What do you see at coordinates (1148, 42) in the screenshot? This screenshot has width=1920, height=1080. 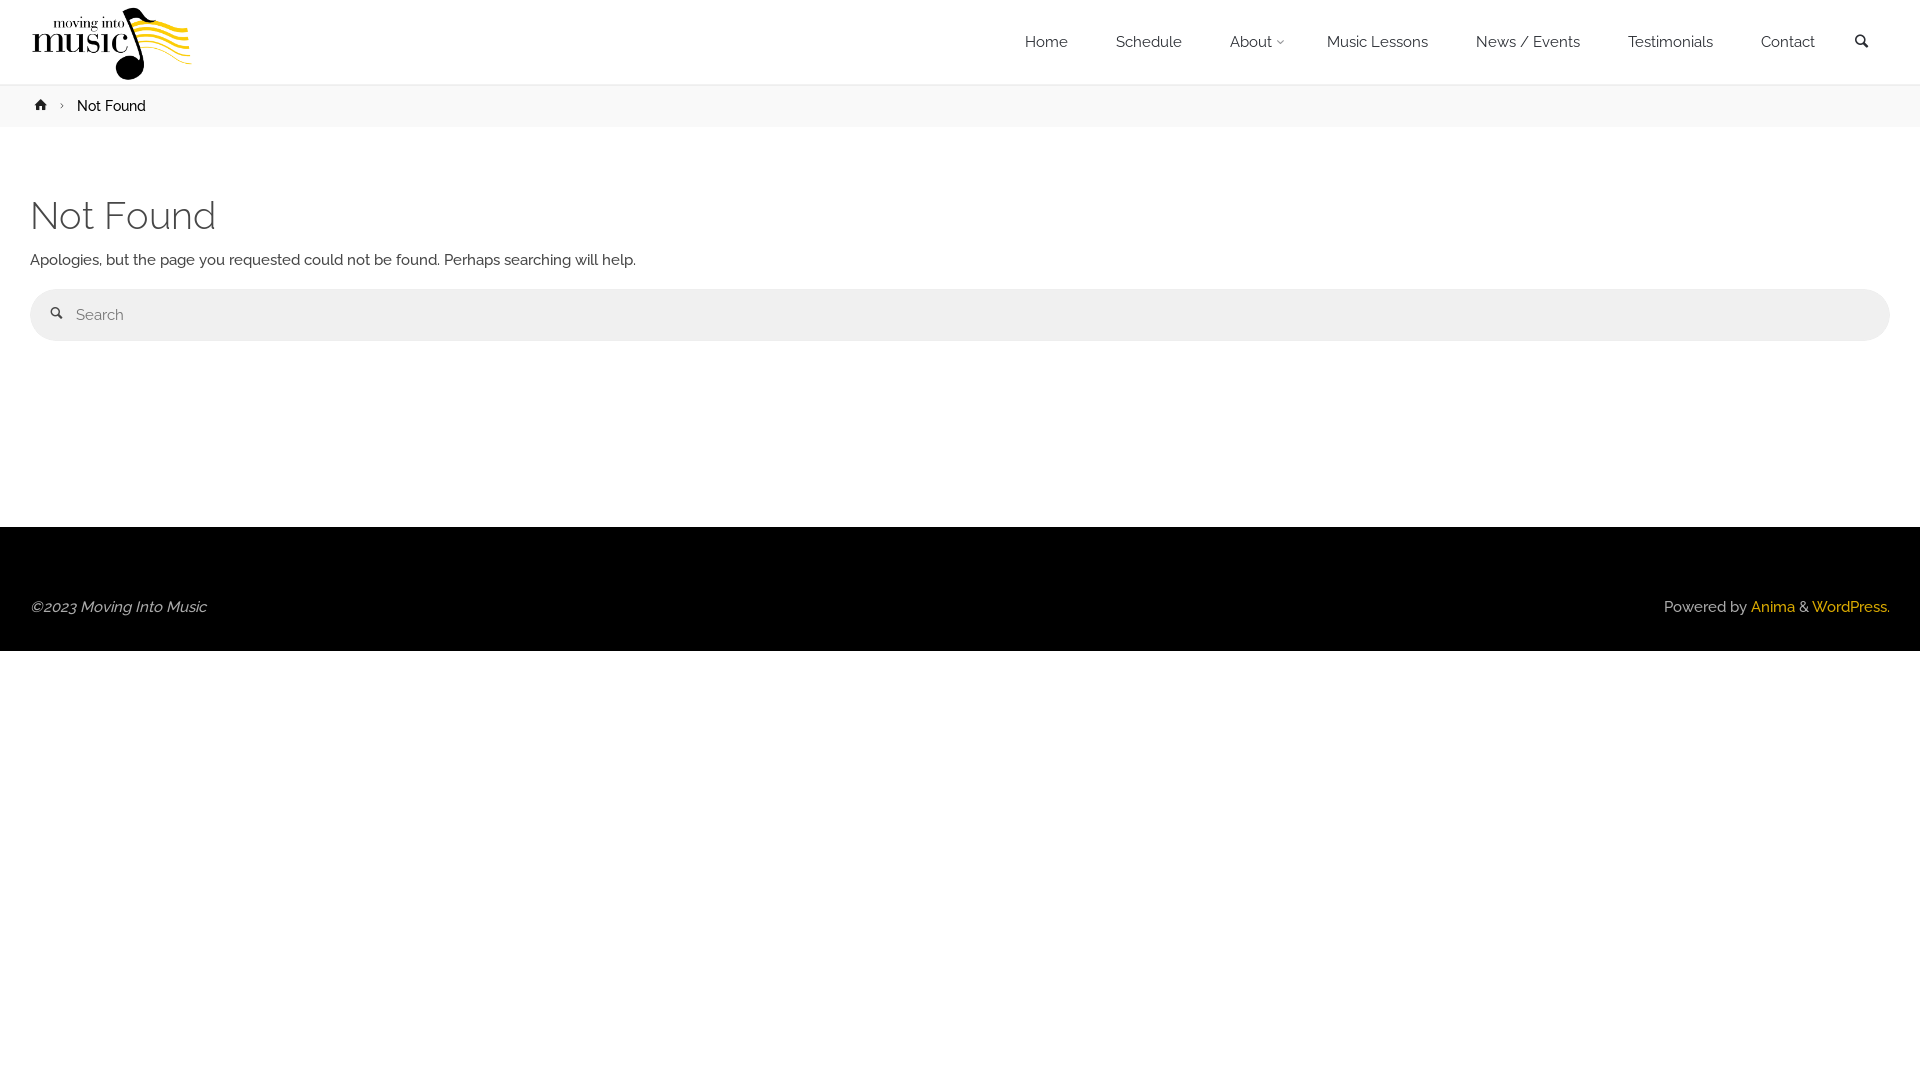 I see `'Schedule'` at bounding box center [1148, 42].